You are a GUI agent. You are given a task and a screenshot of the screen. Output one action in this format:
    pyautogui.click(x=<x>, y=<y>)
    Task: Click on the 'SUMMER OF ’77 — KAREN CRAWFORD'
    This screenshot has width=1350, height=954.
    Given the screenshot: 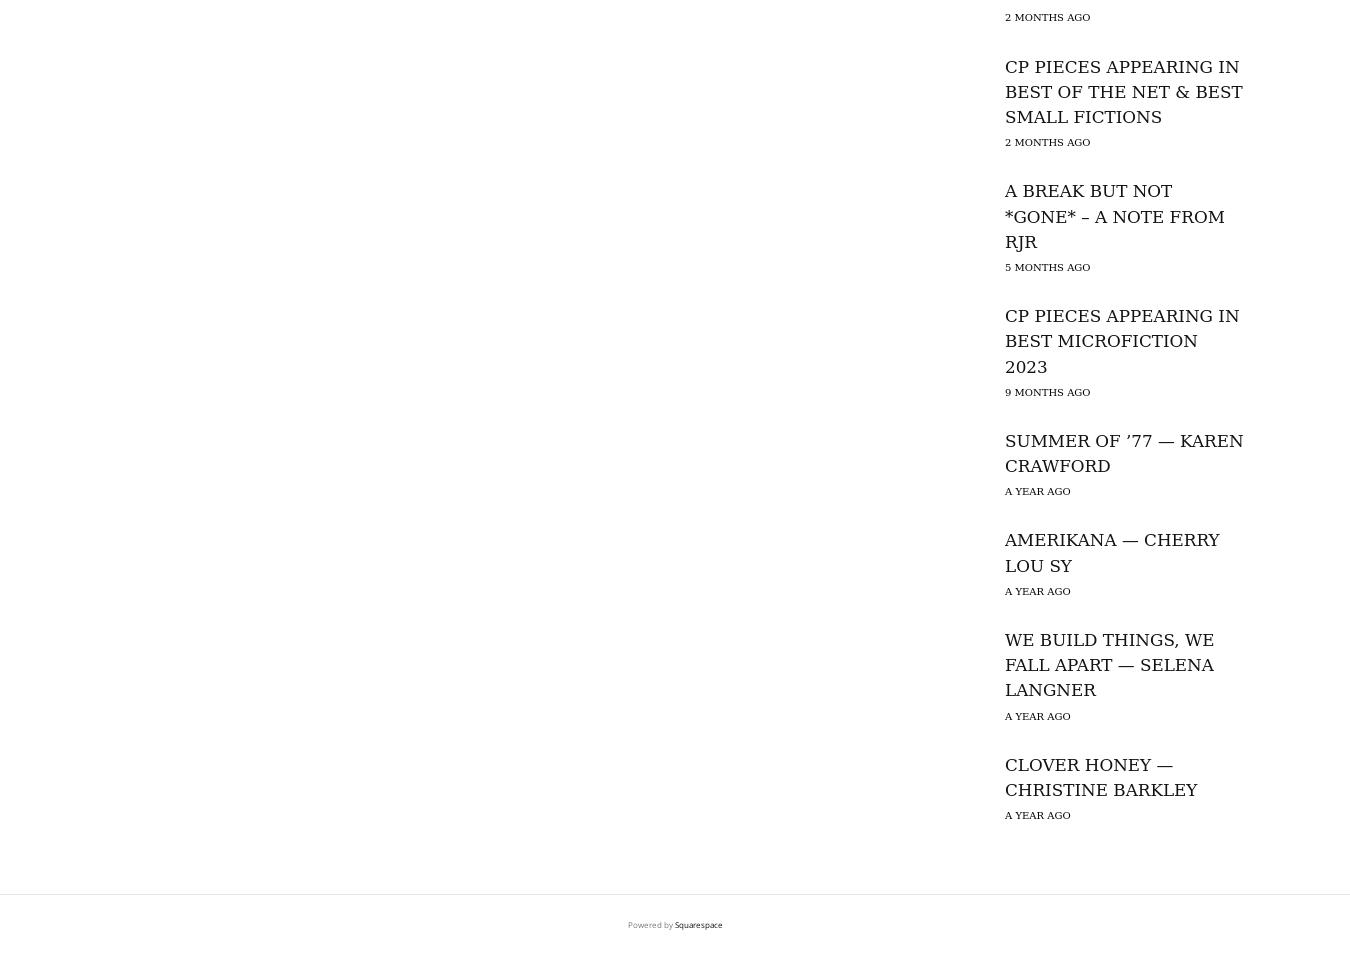 What is the action you would take?
    pyautogui.click(x=1124, y=452)
    